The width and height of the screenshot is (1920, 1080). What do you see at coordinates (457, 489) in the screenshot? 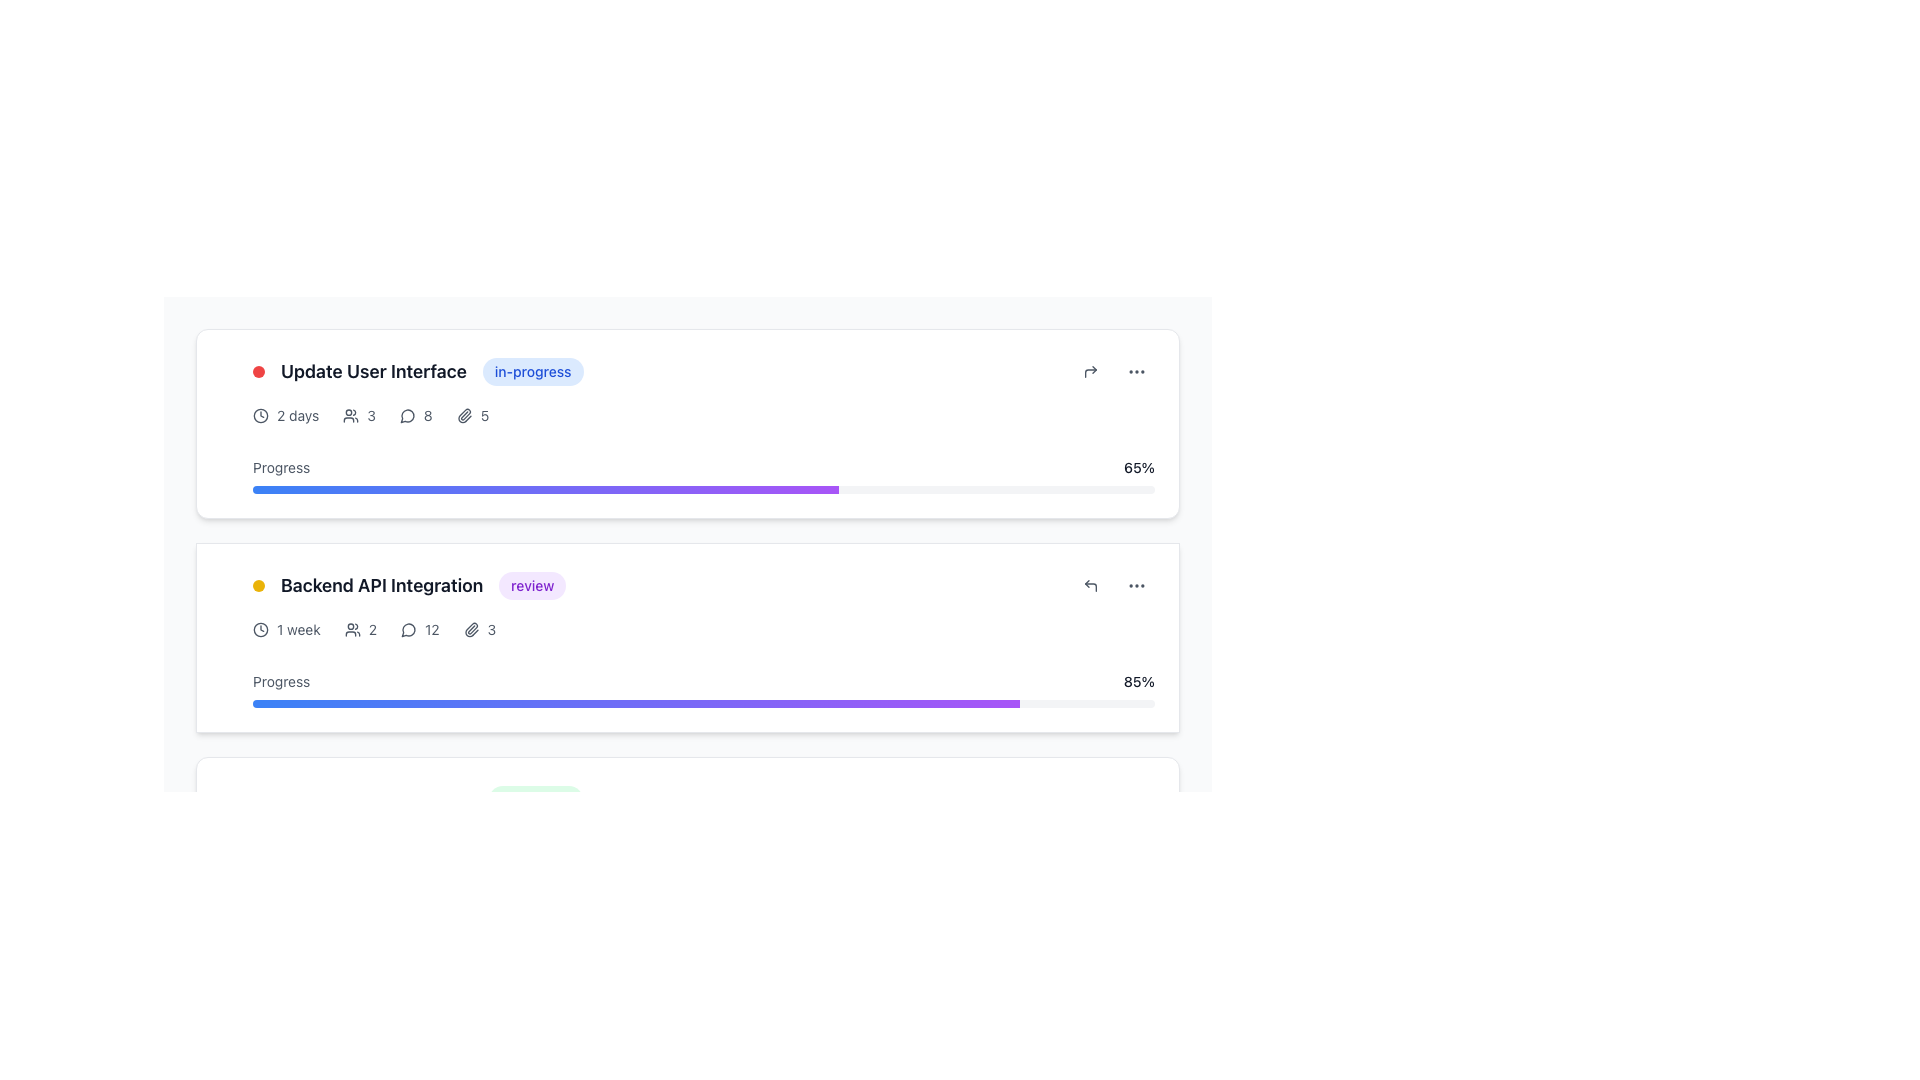
I see `progress` at bounding box center [457, 489].